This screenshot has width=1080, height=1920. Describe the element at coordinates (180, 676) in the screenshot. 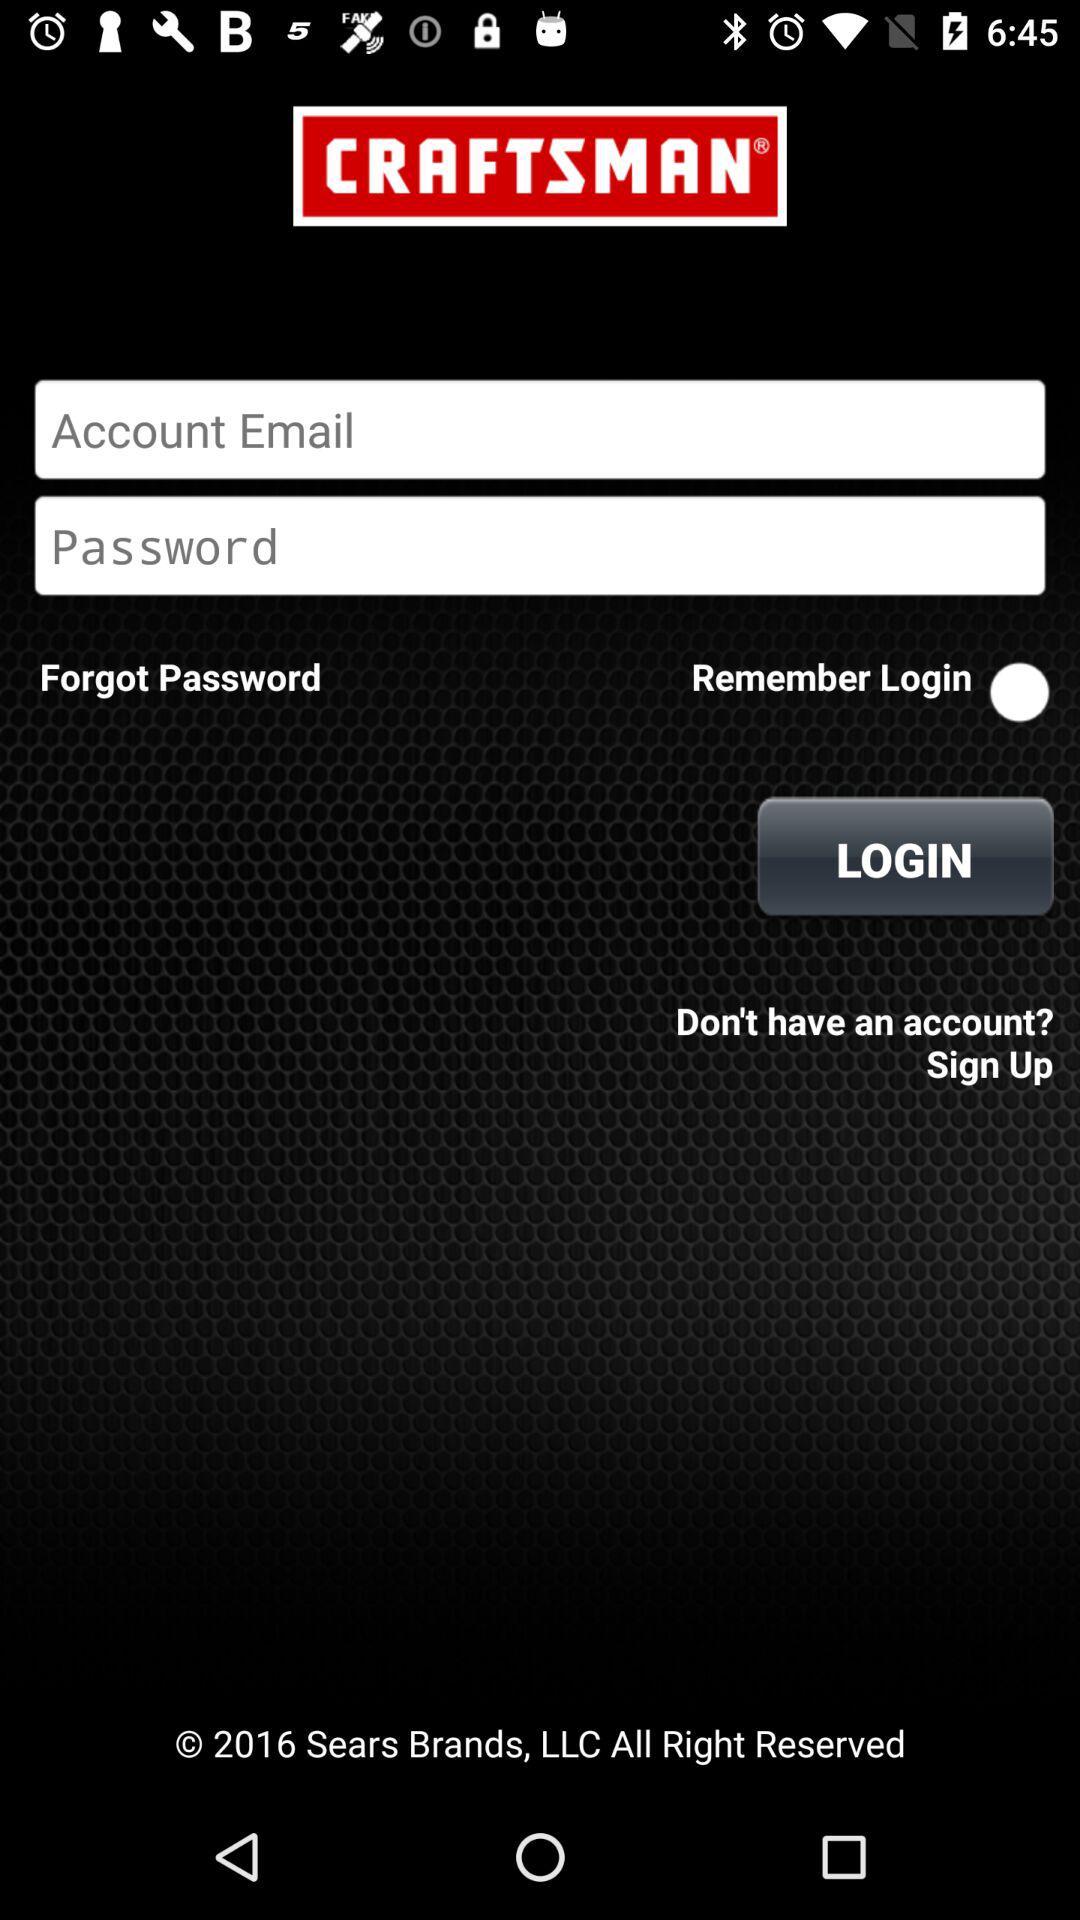

I see `the icon to the left of remember login` at that location.